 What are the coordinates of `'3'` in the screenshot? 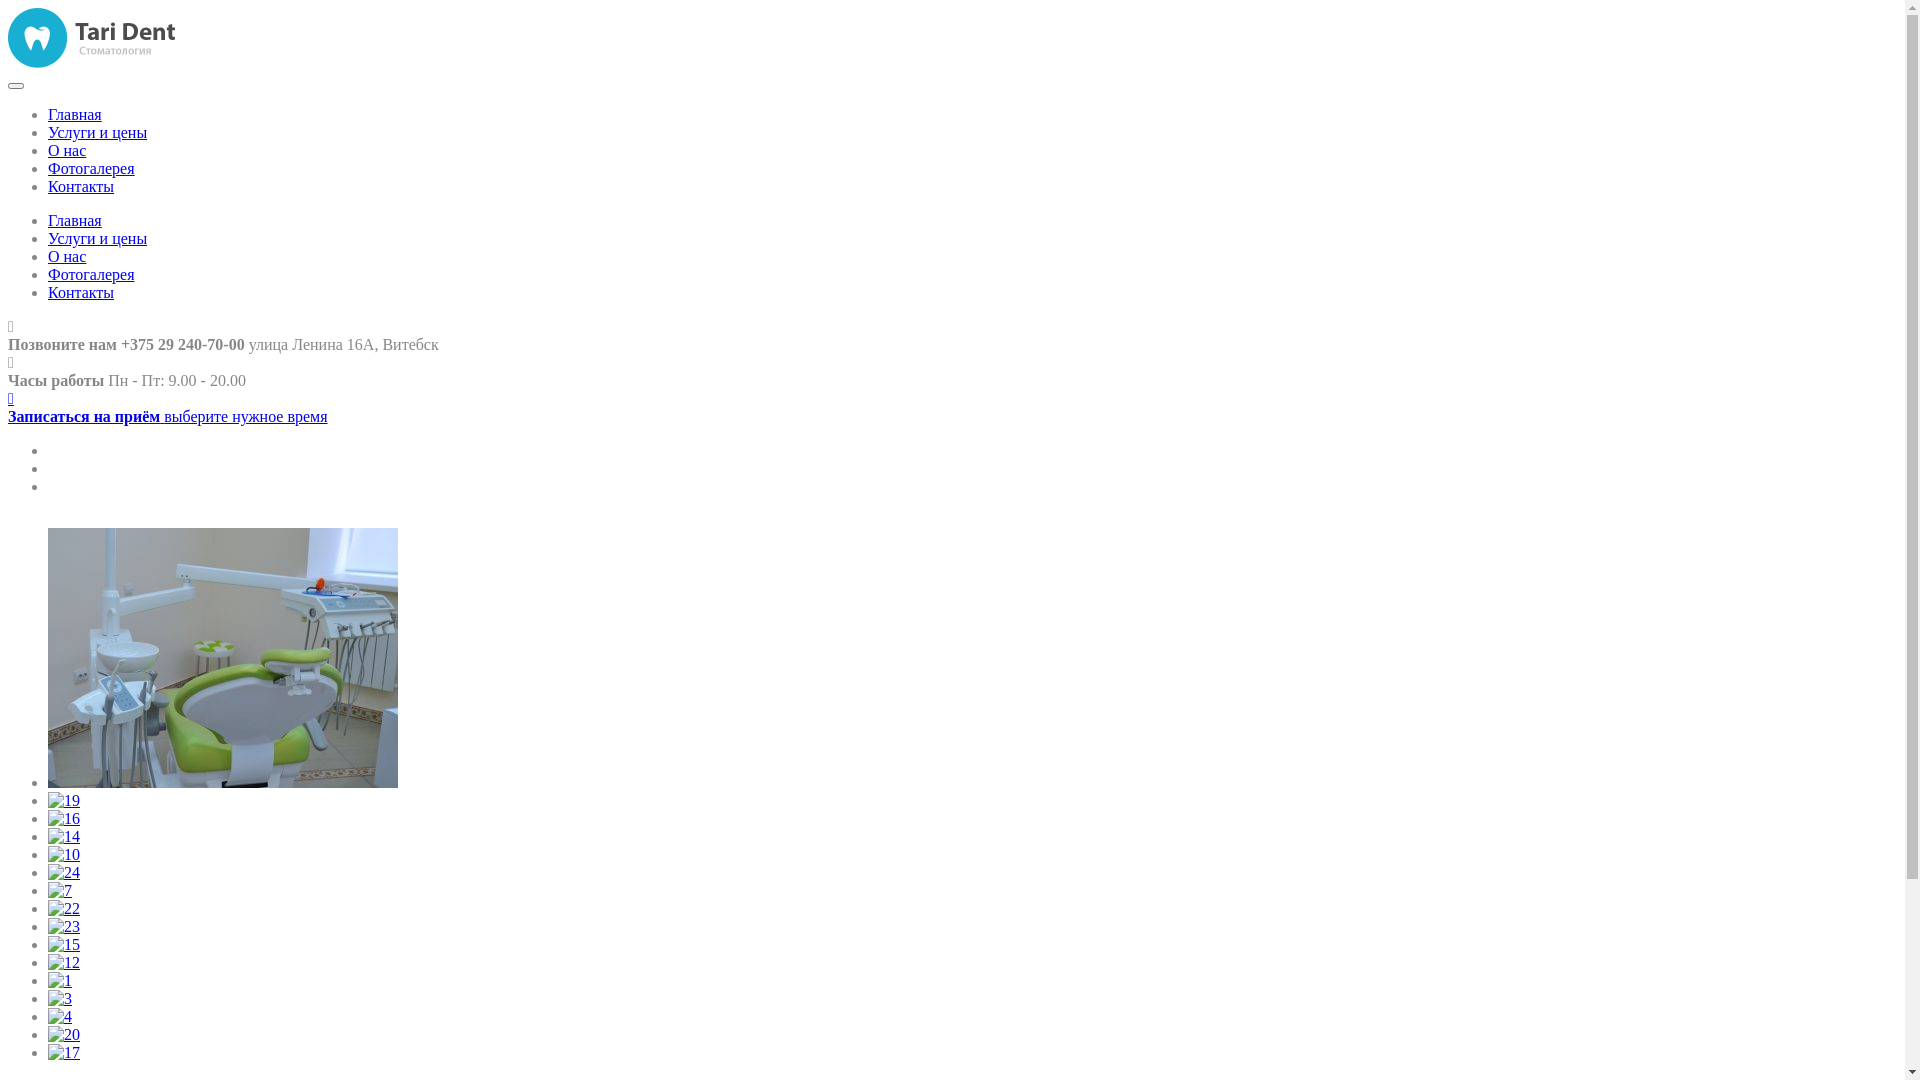 It's located at (48, 999).